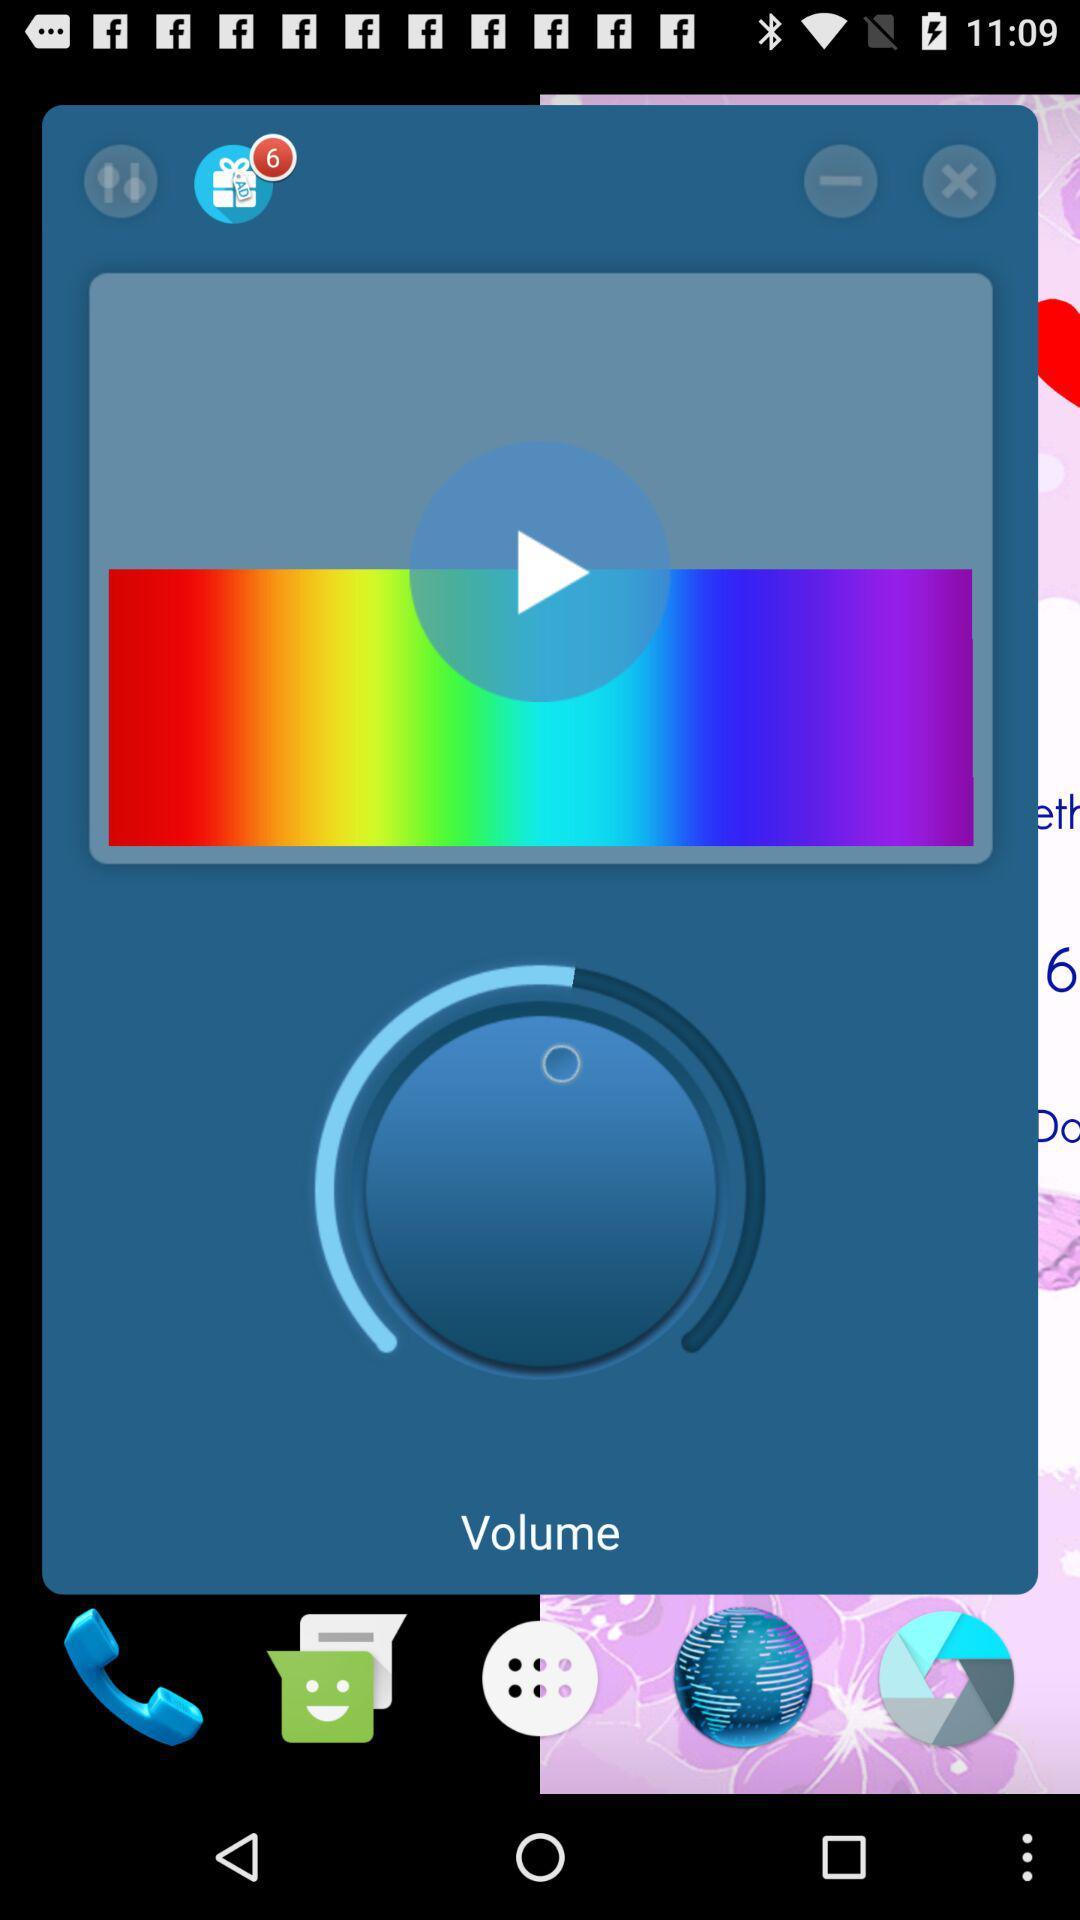 The height and width of the screenshot is (1920, 1080). What do you see at coordinates (540, 570) in the screenshot?
I see `audio` at bounding box center [540, 570].